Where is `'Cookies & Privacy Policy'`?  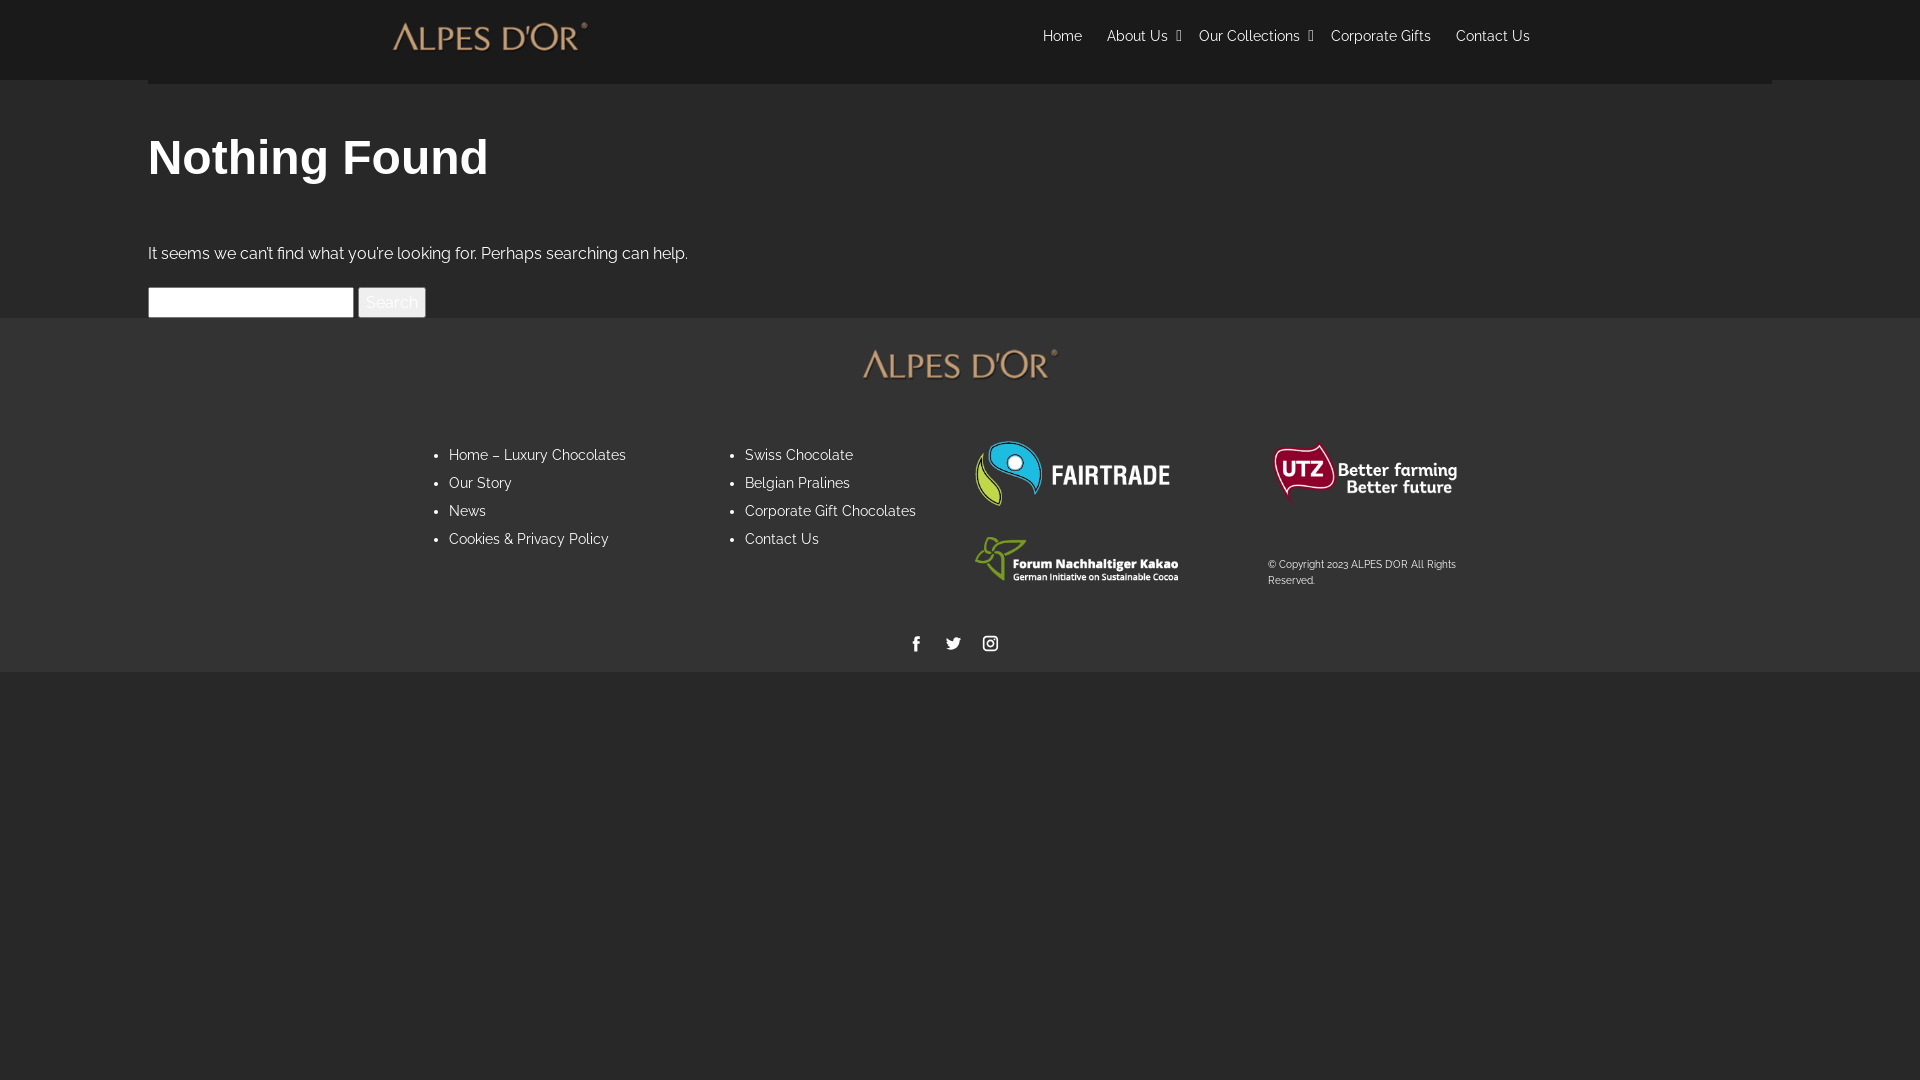
'Cookies & Privacy Policy' is located at coordinates (528, 538).